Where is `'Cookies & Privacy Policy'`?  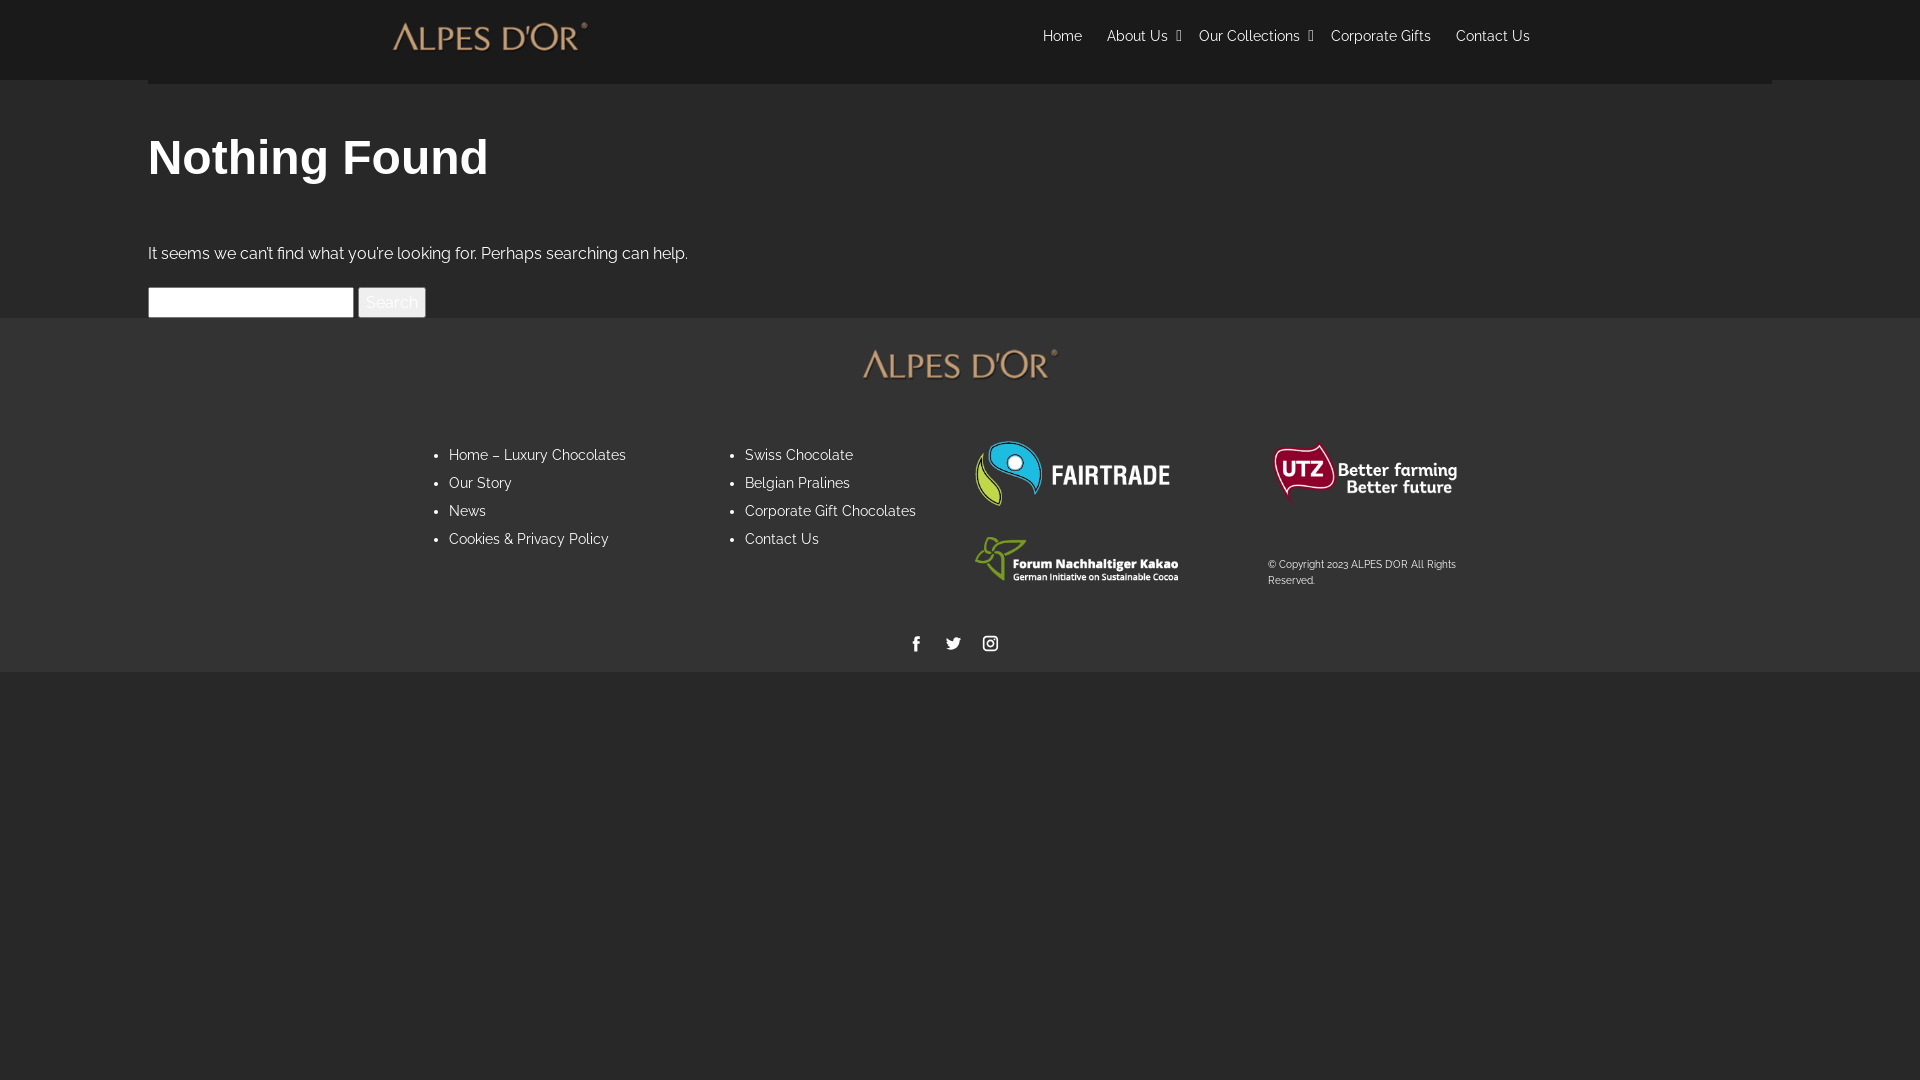
'Cookies & Privacy Policy' is located at coordinates (528, 538).